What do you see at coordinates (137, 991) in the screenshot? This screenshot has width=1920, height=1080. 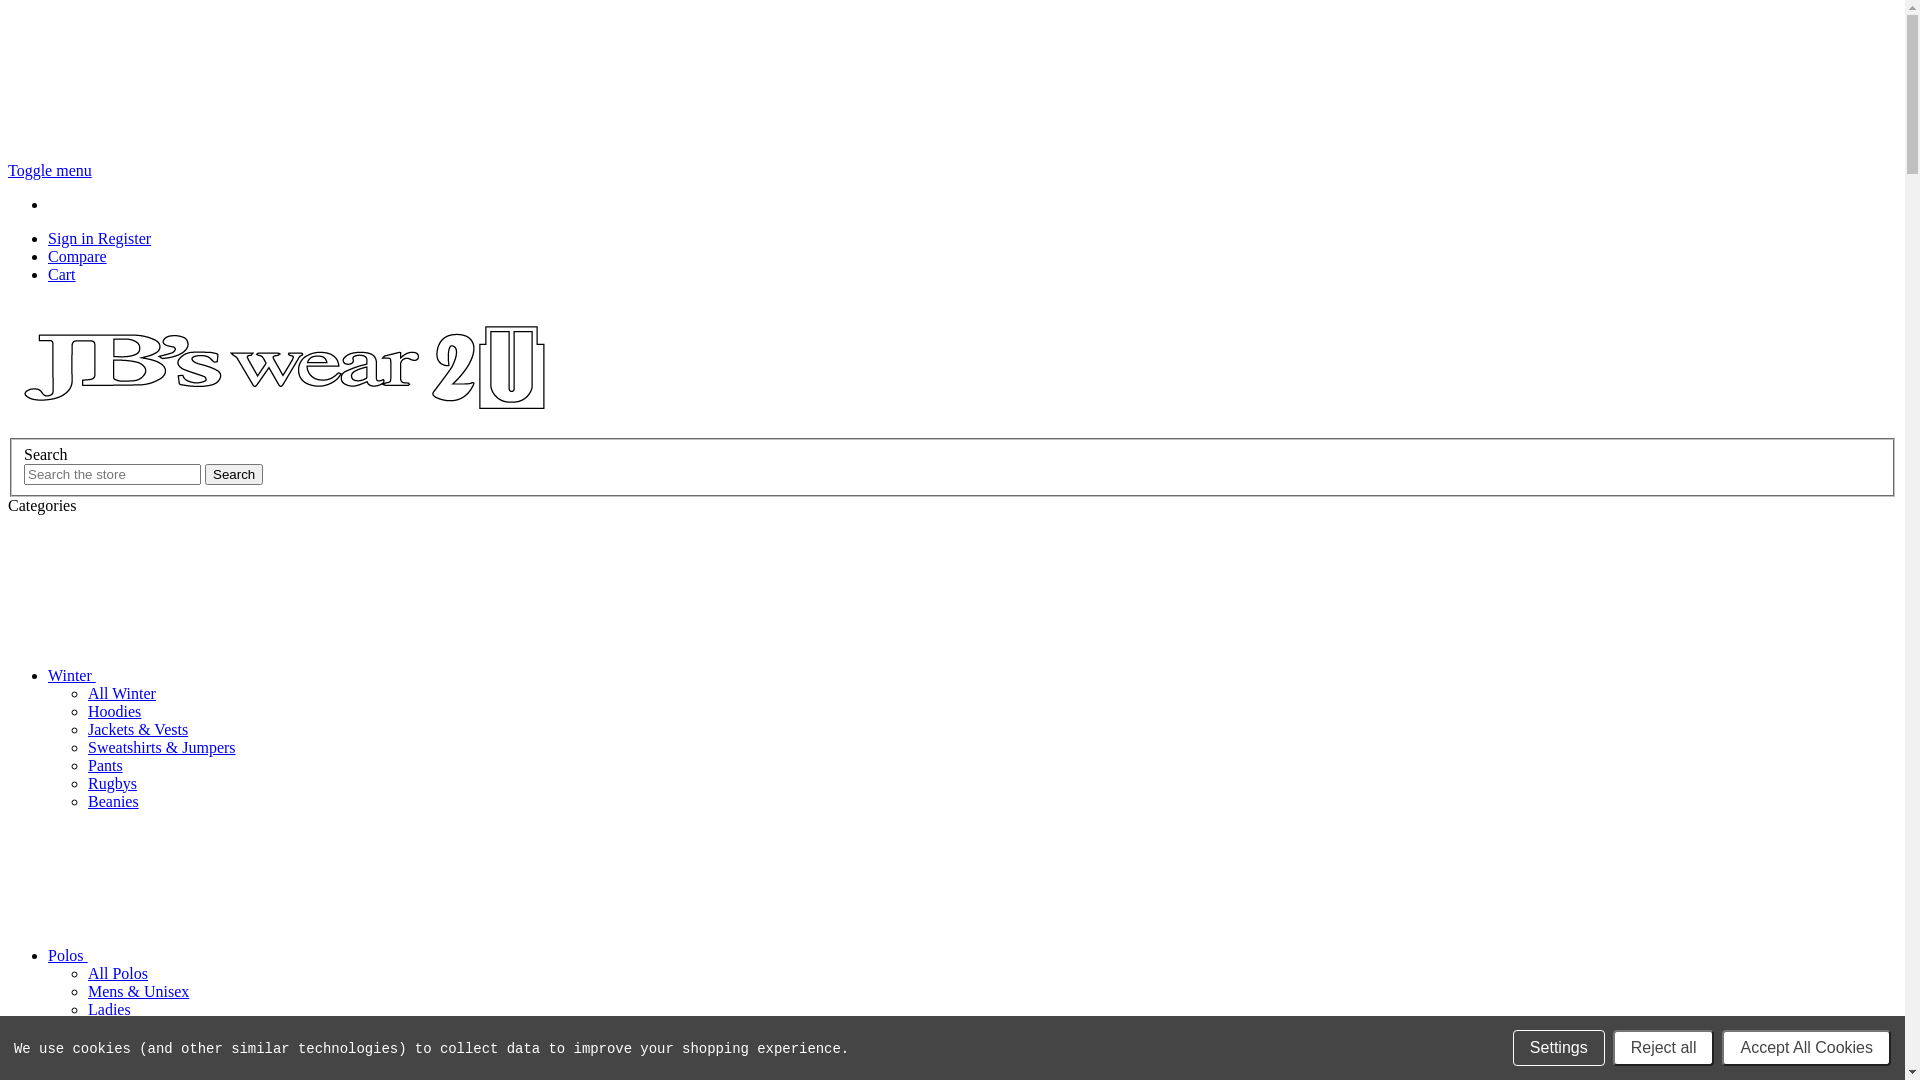 I see `'Mens & Unisex'` at bounding box center [137, 991].